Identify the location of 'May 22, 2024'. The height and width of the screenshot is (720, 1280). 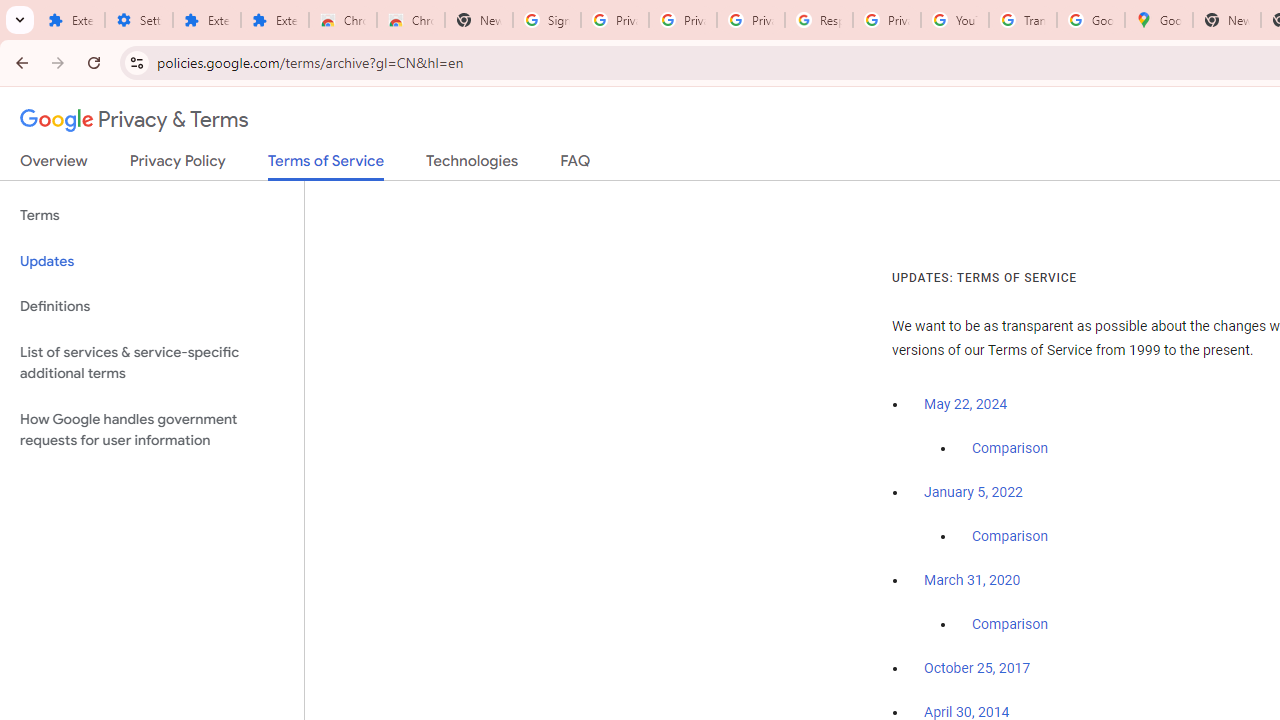
(966, 405).